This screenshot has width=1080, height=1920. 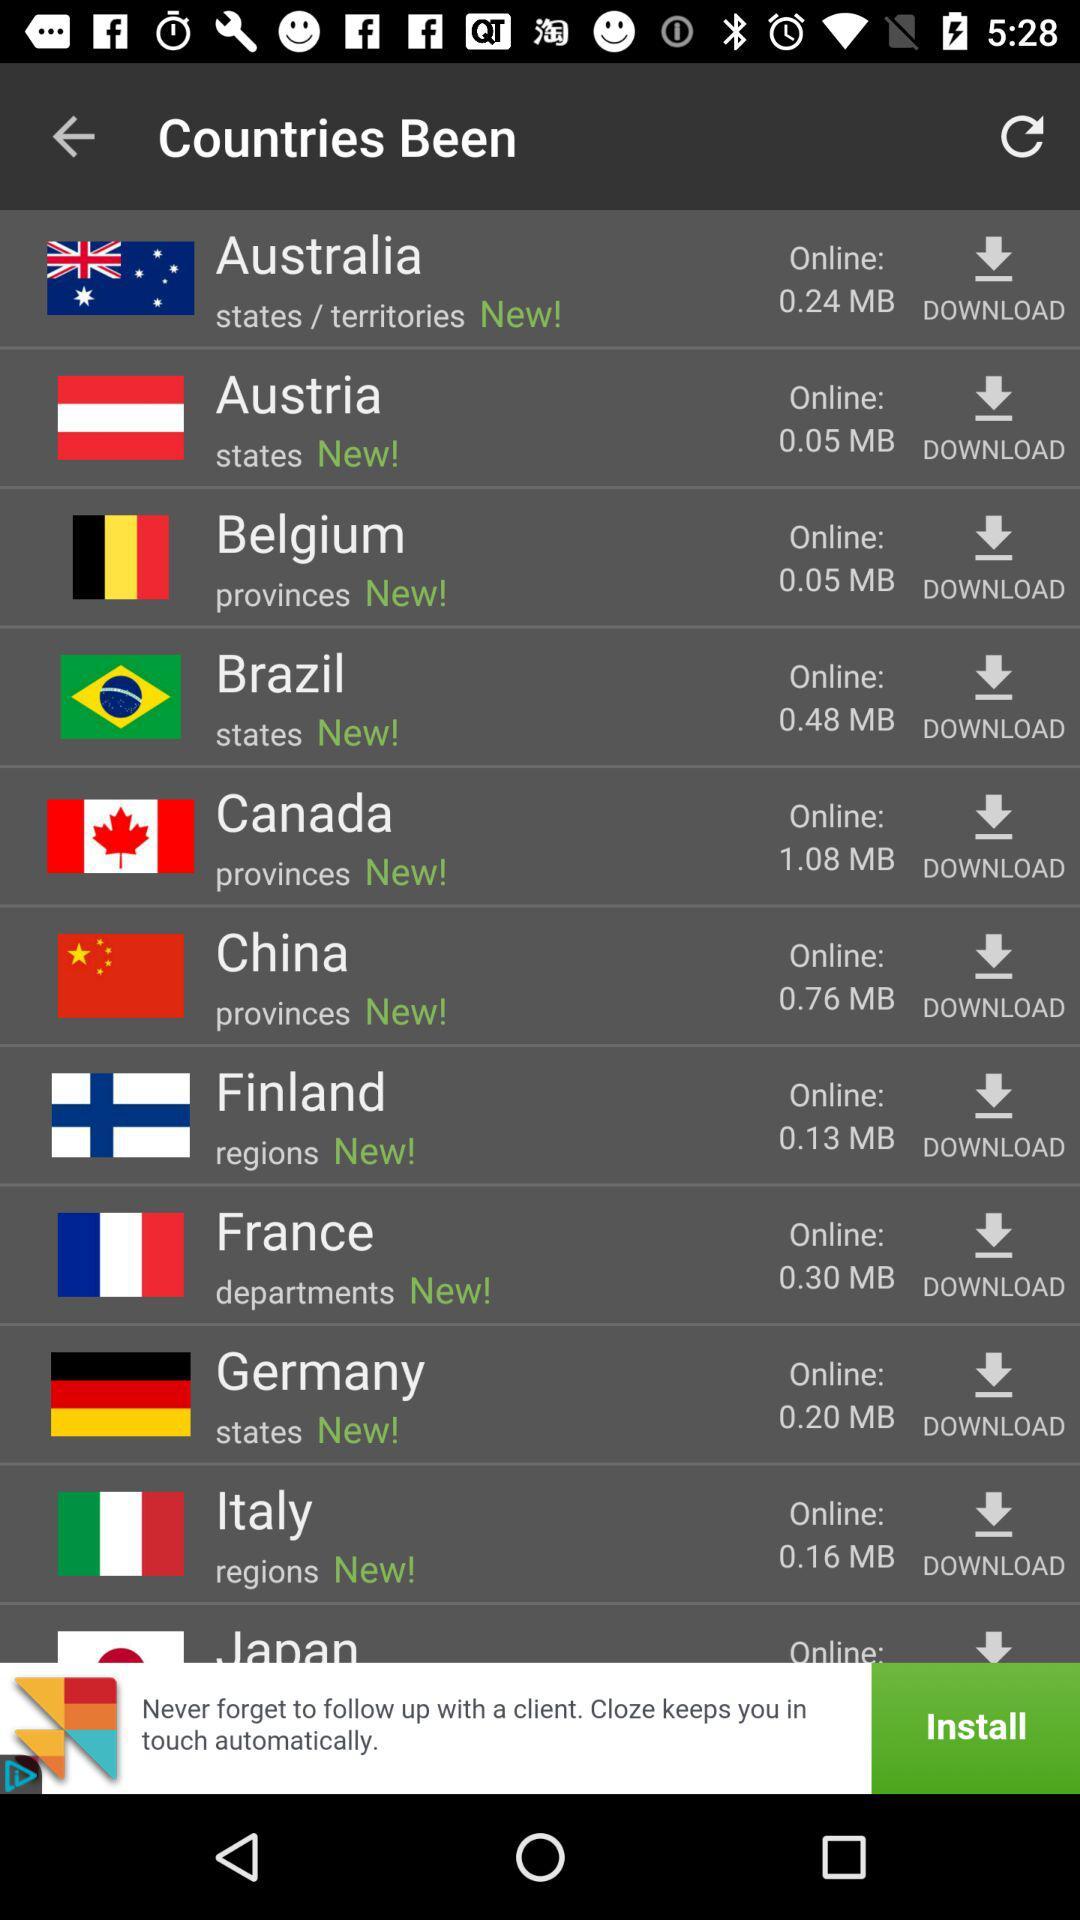 I want to click on the item to the left of the 0.20 mb item, so click(x=319, y=1368).